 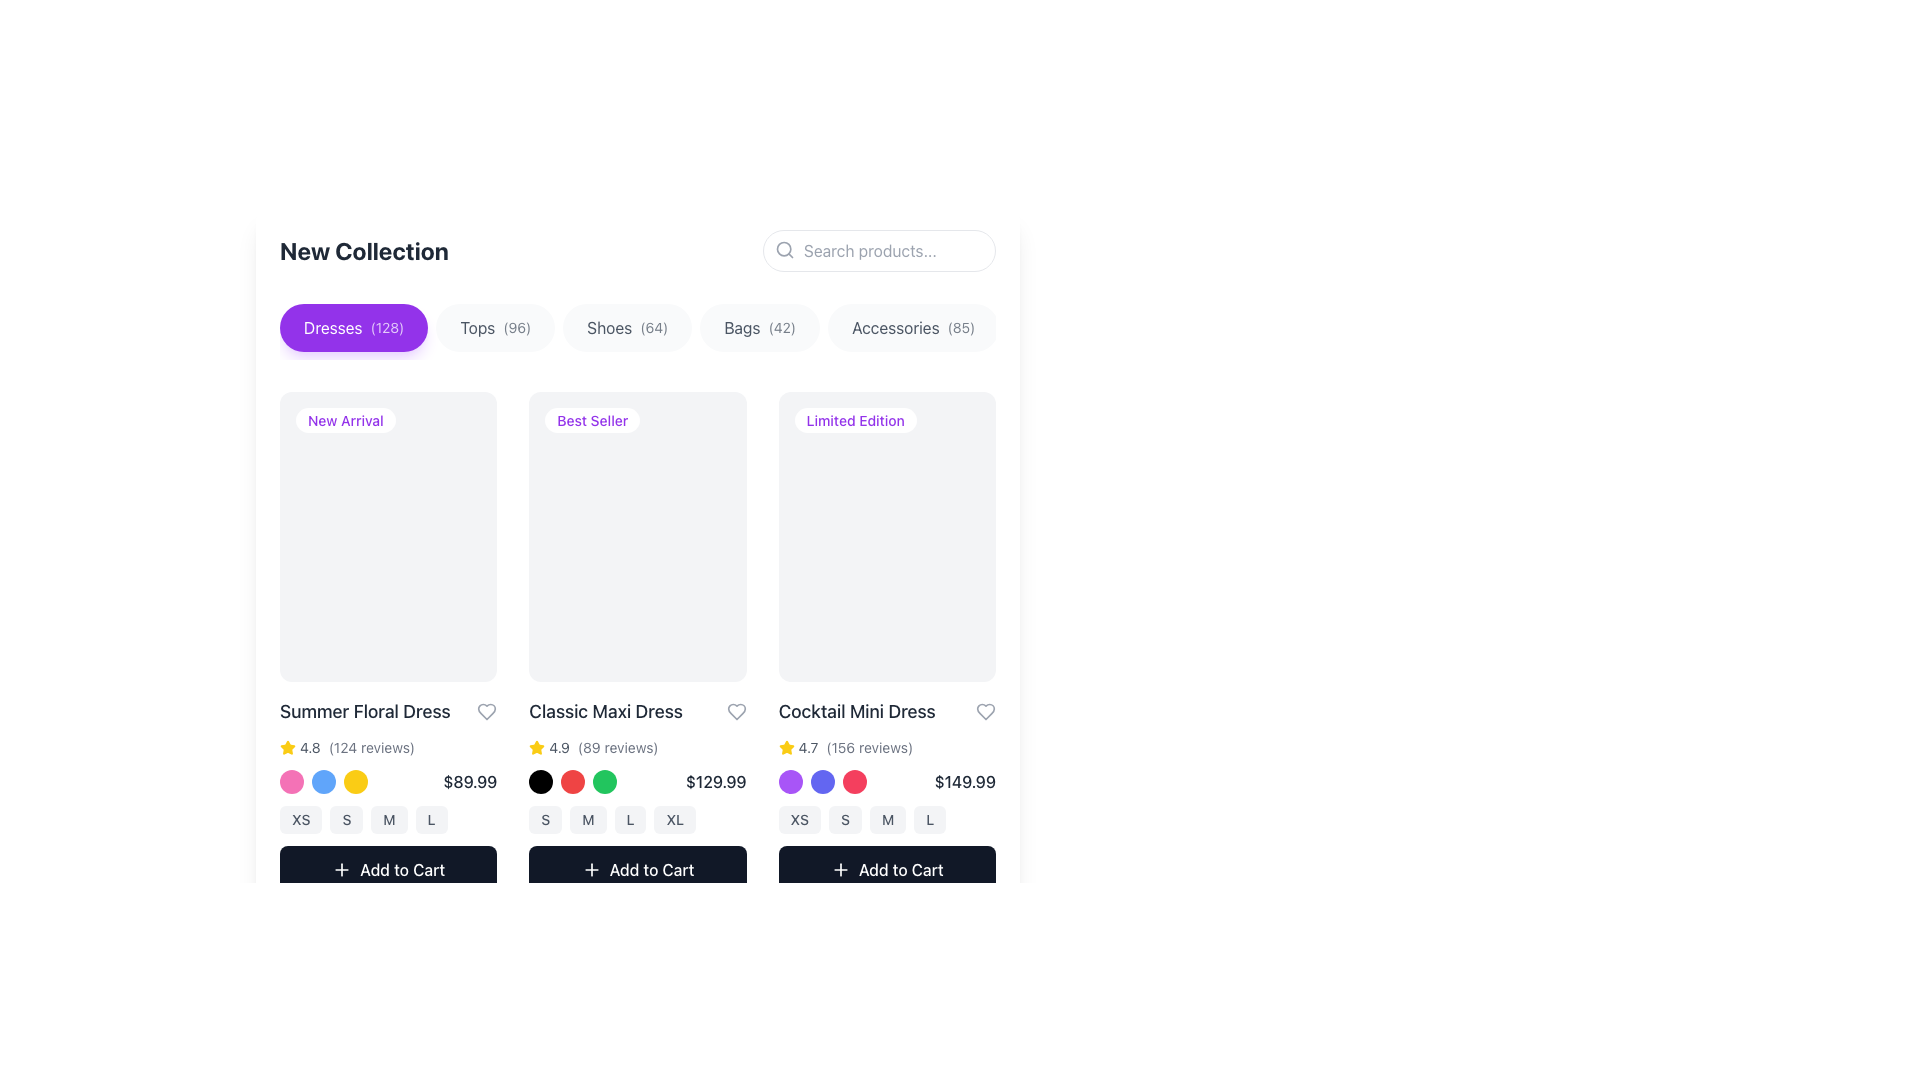 What do you see at coordinates (735, 710) in the screenshot?
I see `the heart-shaped icon button styled in gray, located to the right of the 'Classic Maxi Dress' label` at bounding box center [735, 710].